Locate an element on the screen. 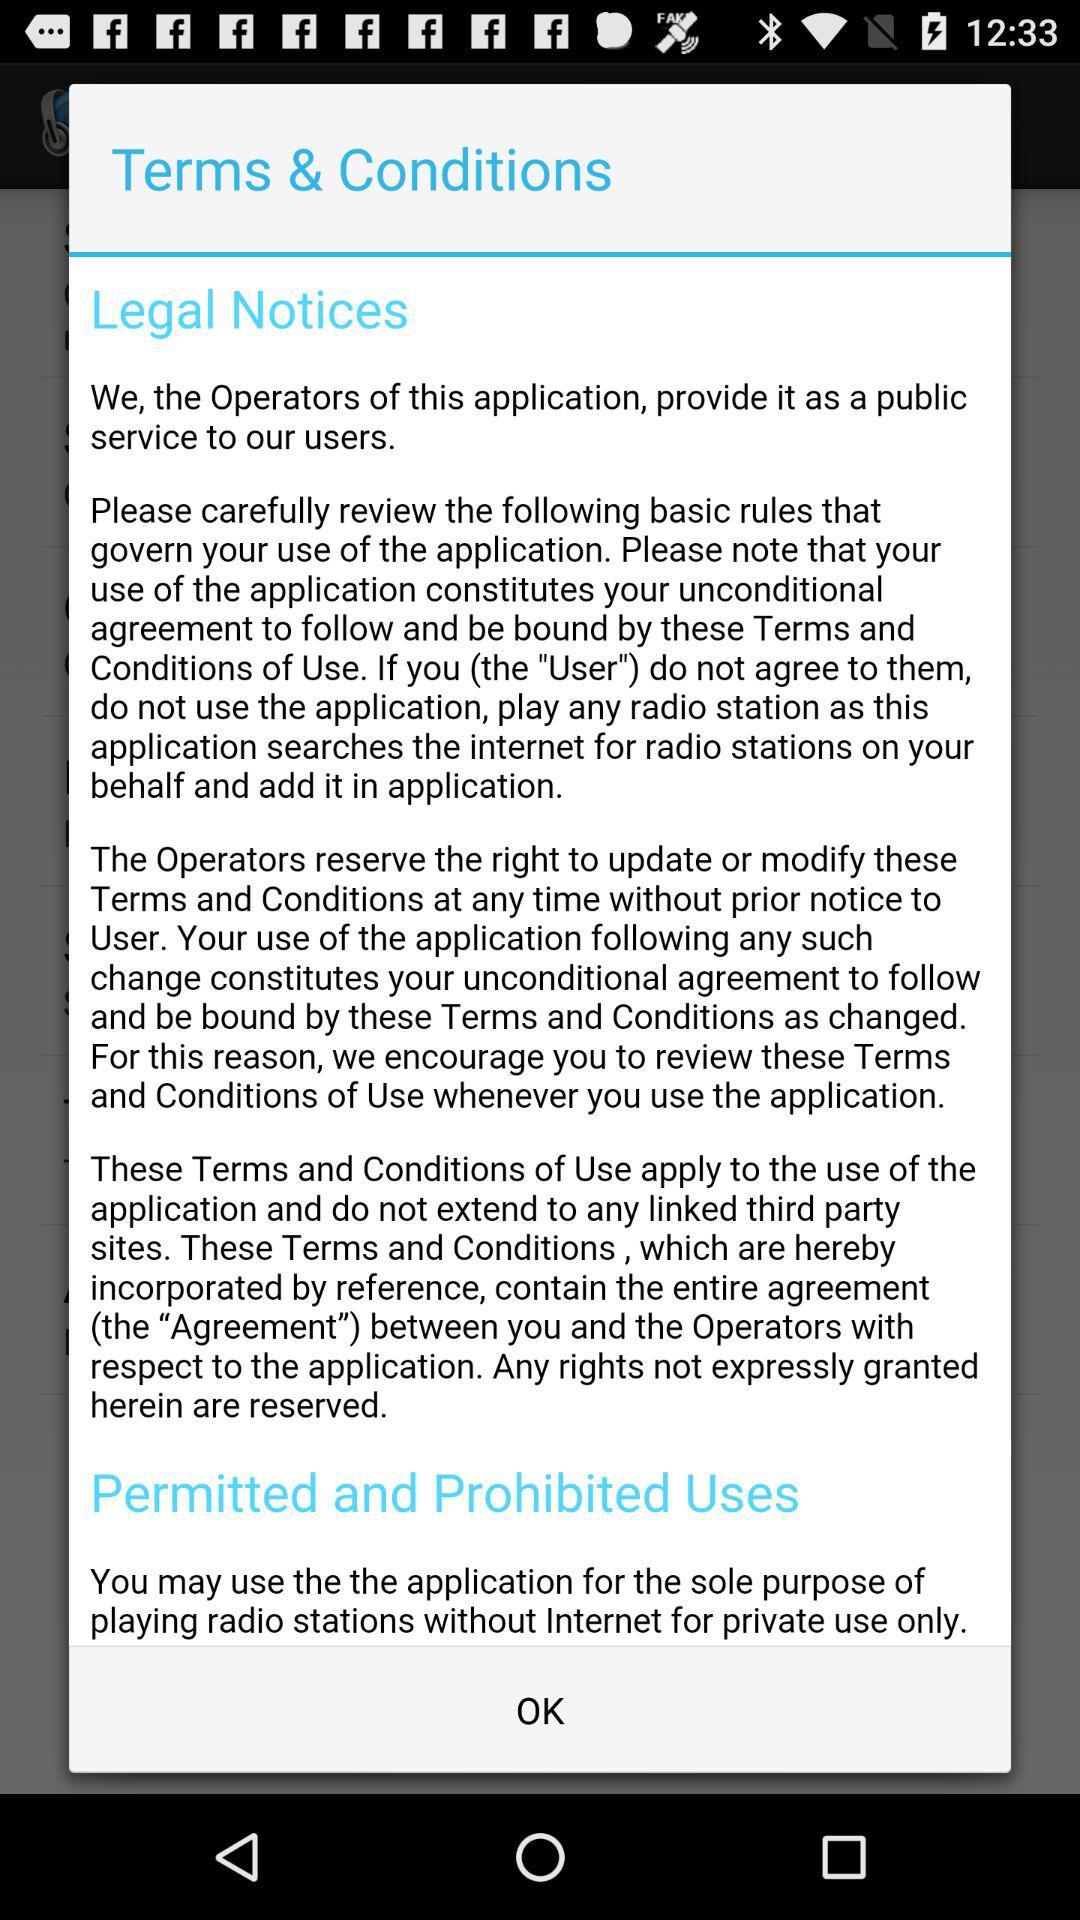 The image size is (1080, 1920). litters is located at coordinates (540, 950).